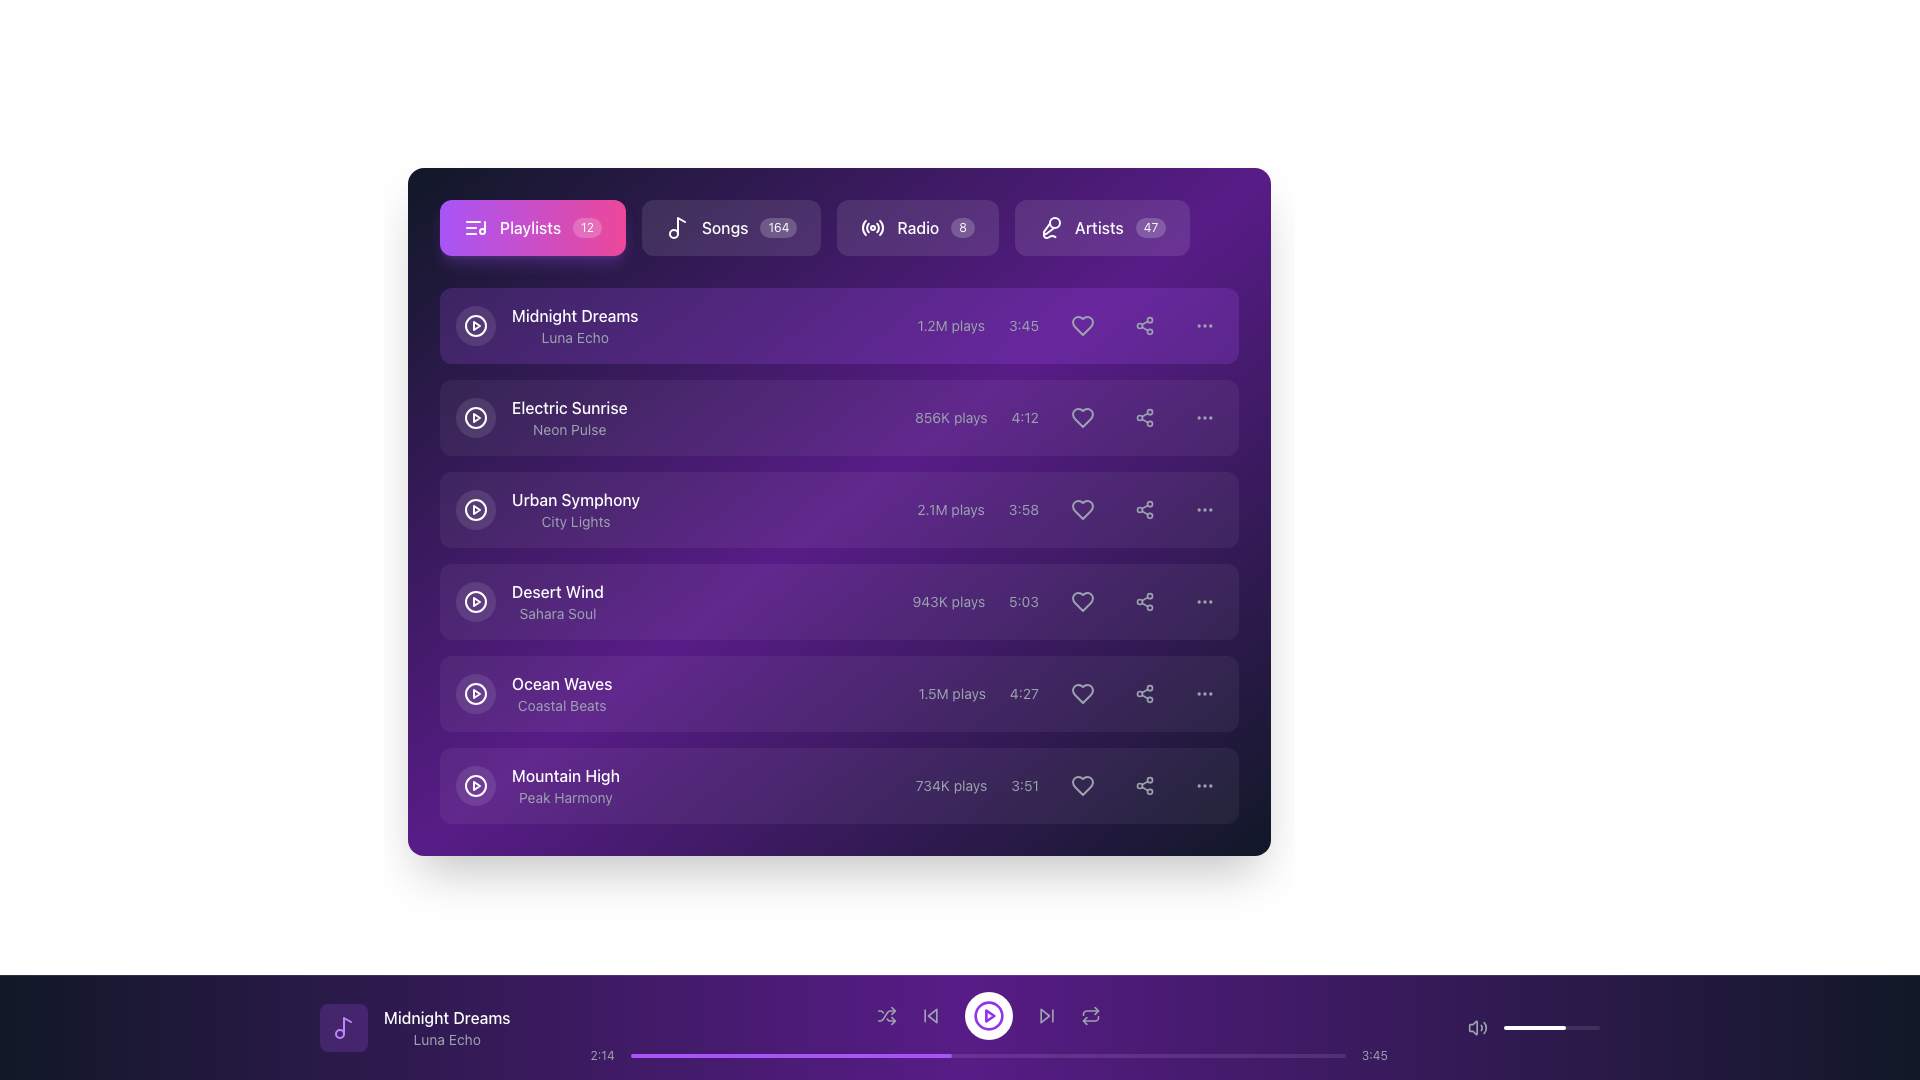 This screenshot has height=1080, width=1920. I want to click on text of the first line in the music playlist entry titled 'Urban Symphony', which is located above 'City Lights' in the playlist interface, so click(575, 499).